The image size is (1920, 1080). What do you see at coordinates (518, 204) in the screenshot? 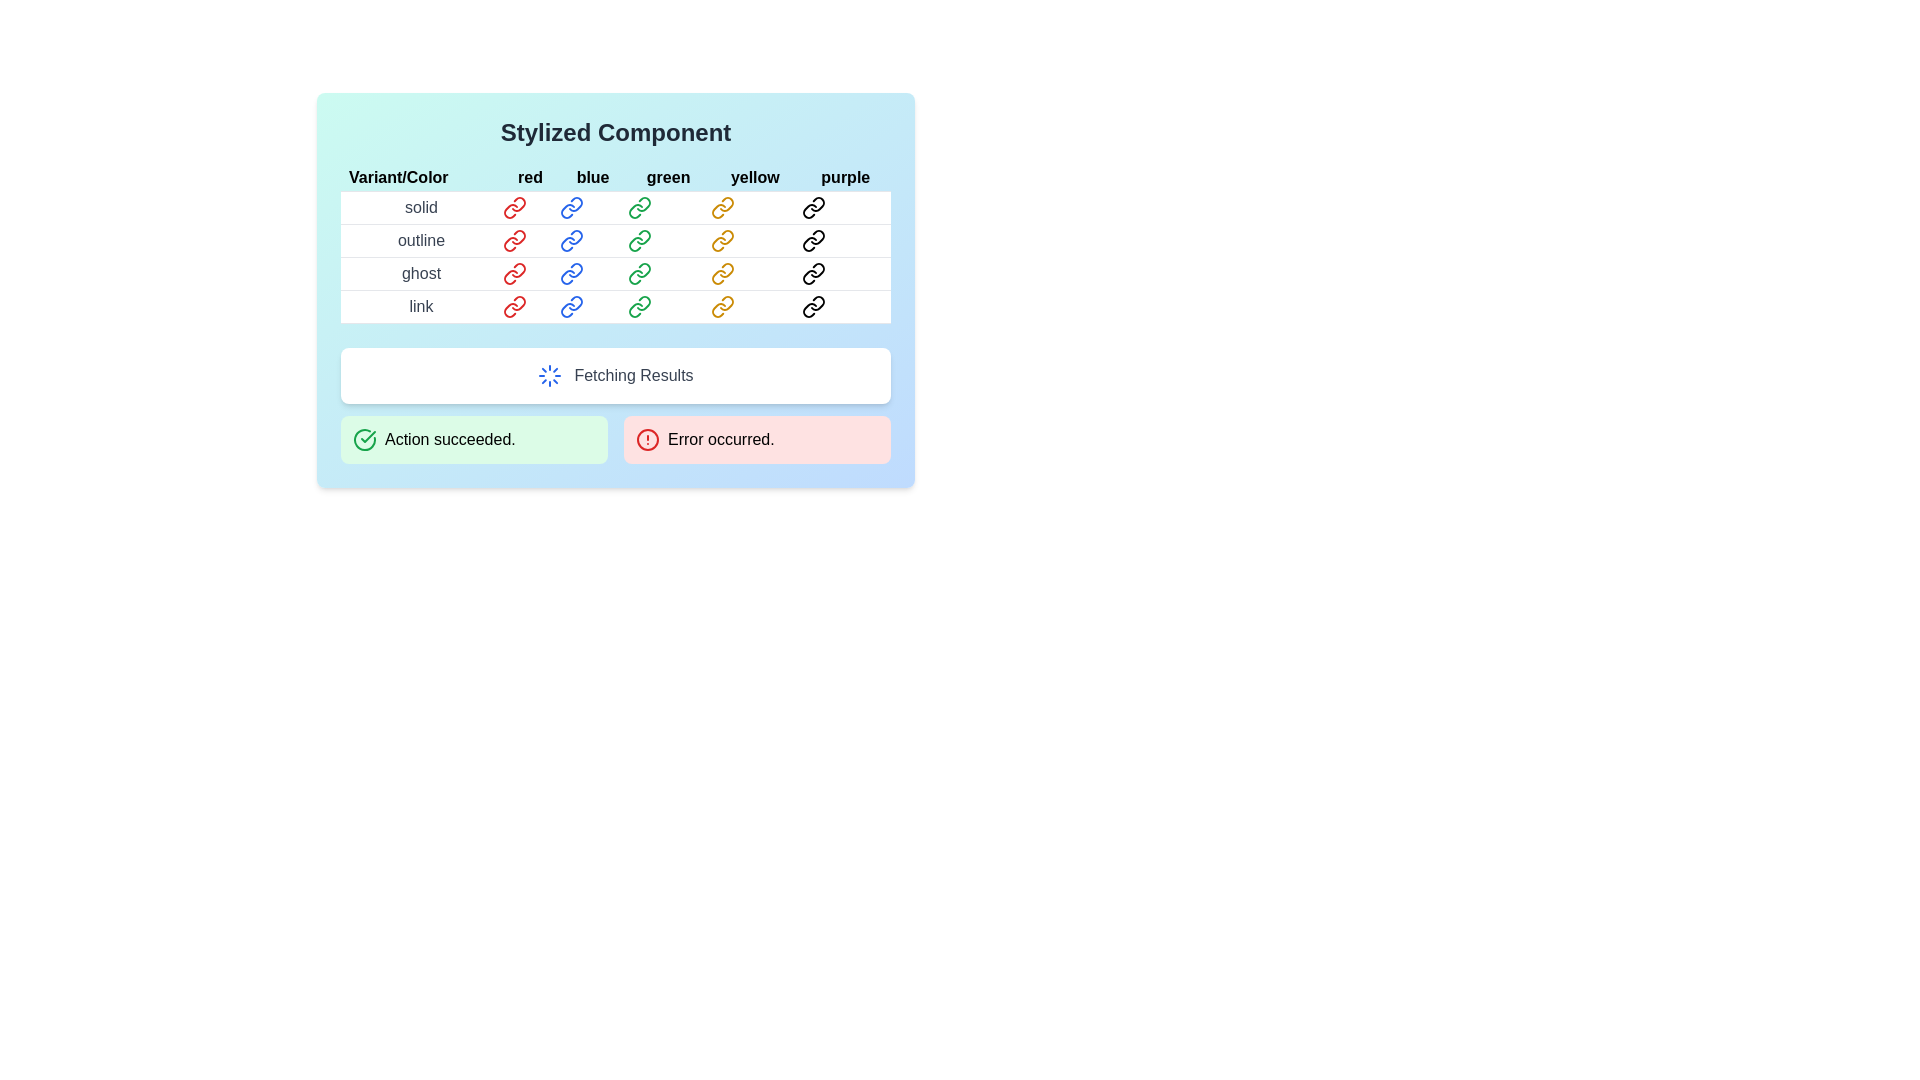
I see `the red link symbol icon located in the first cell of the table under the 'red' column and 'solid' row` at bounding box center [518, 204].